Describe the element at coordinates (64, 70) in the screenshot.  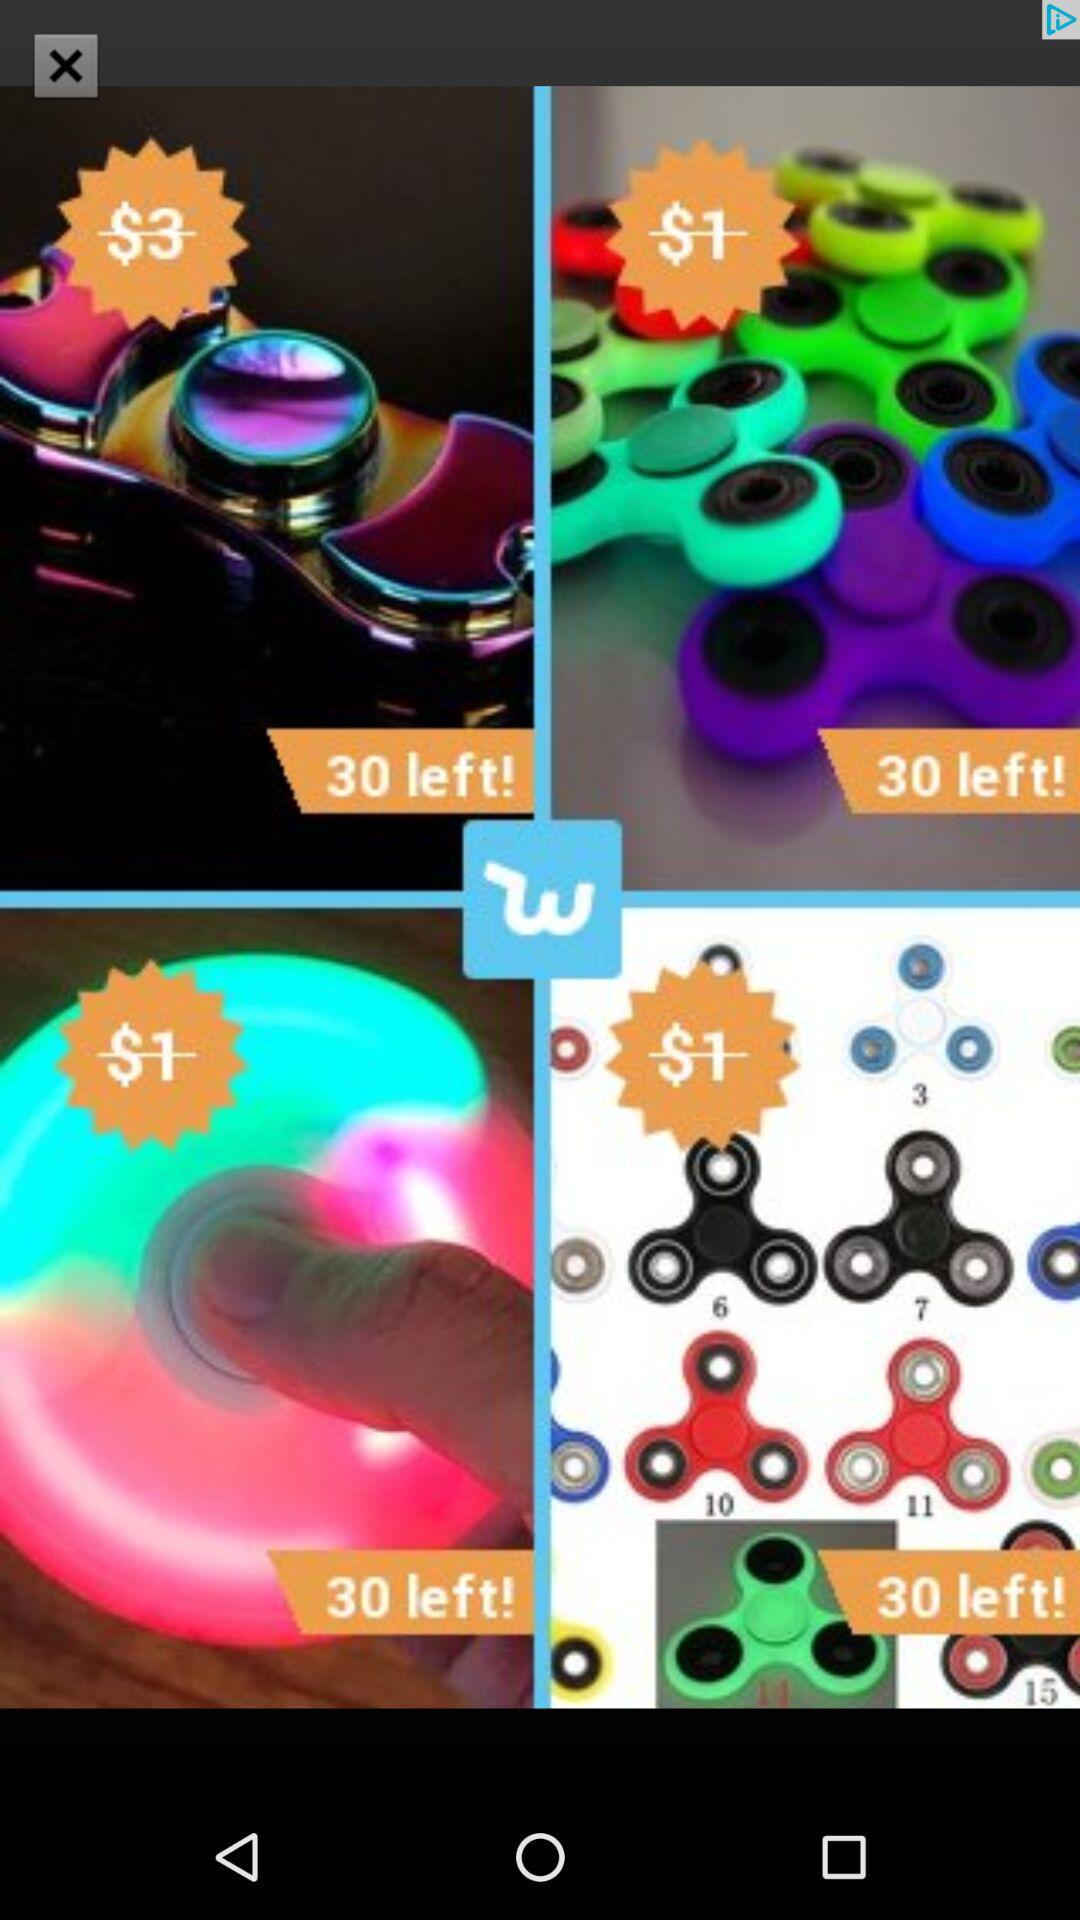
I see `the close icon` at that location.